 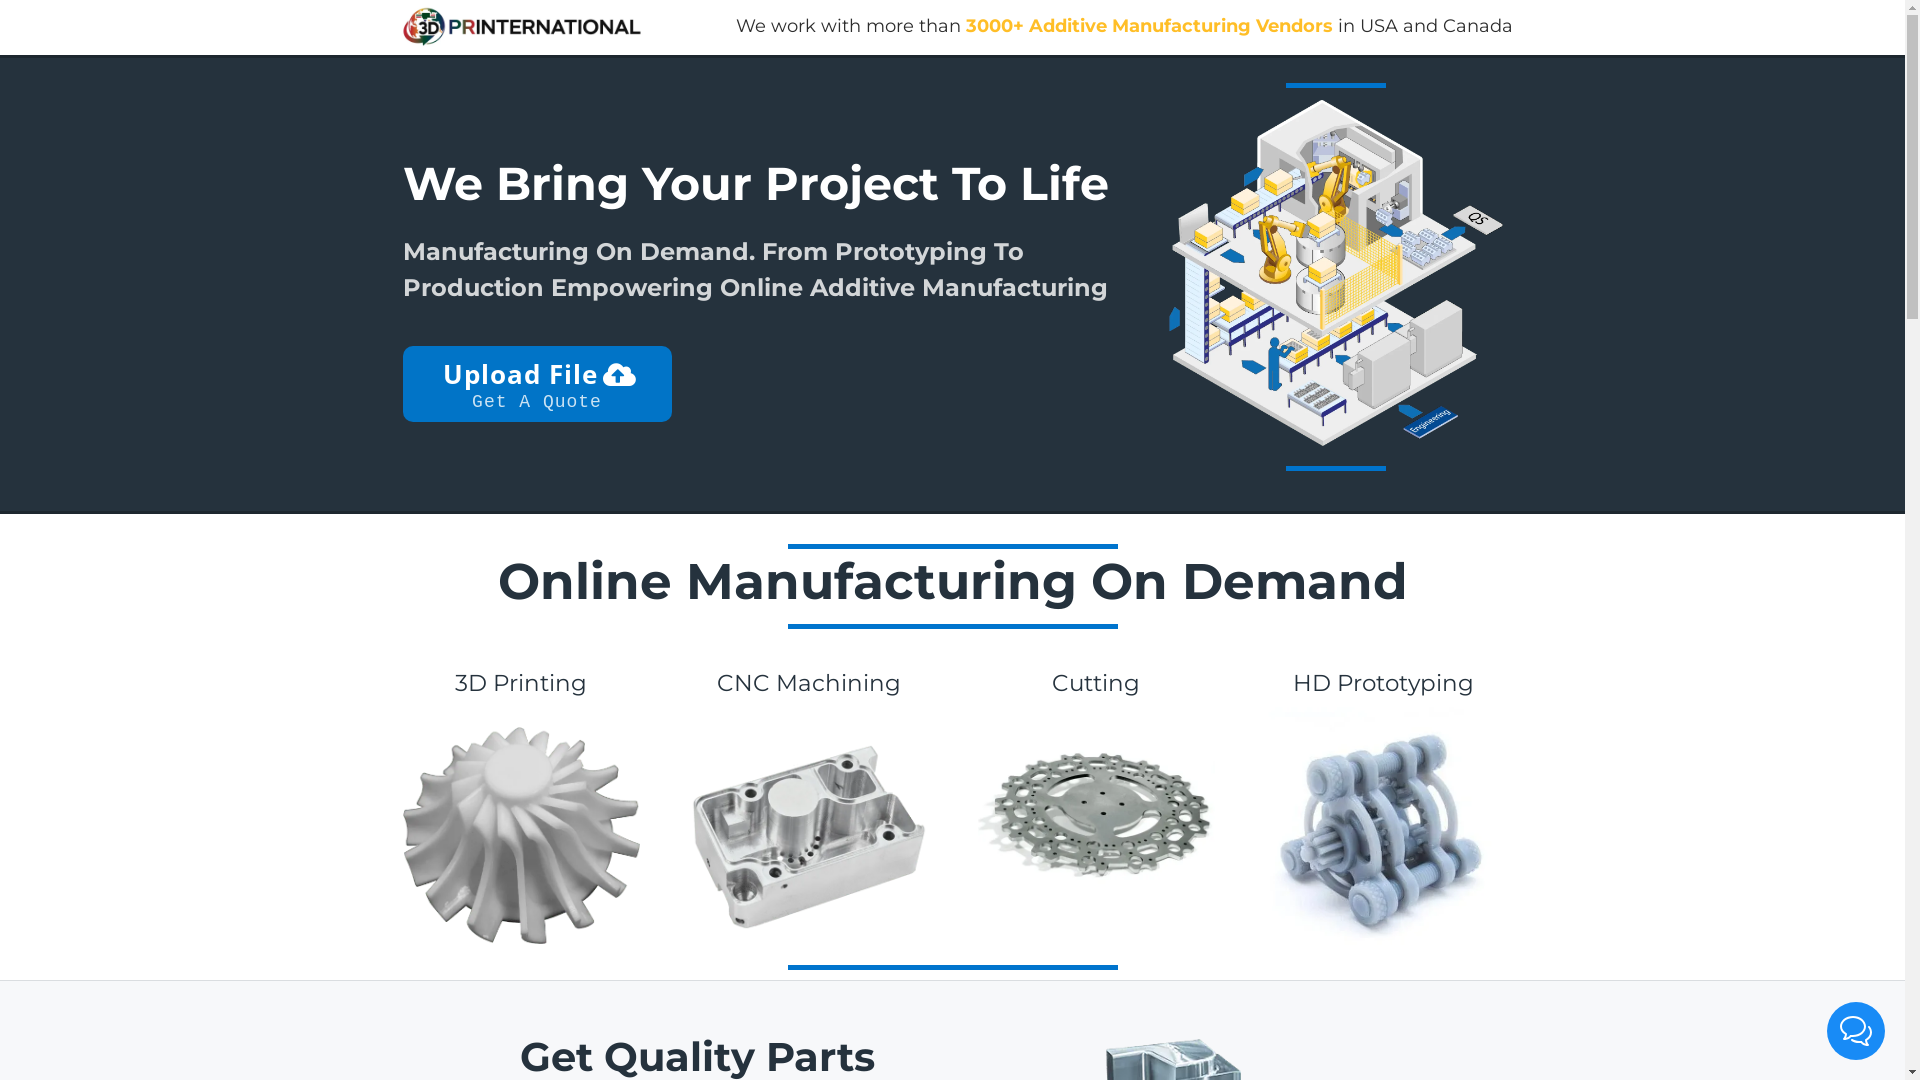 What do you see at coordinates (401, 384) in the screenshot?
I see `'Upload File` at bounding box center [401, 384].